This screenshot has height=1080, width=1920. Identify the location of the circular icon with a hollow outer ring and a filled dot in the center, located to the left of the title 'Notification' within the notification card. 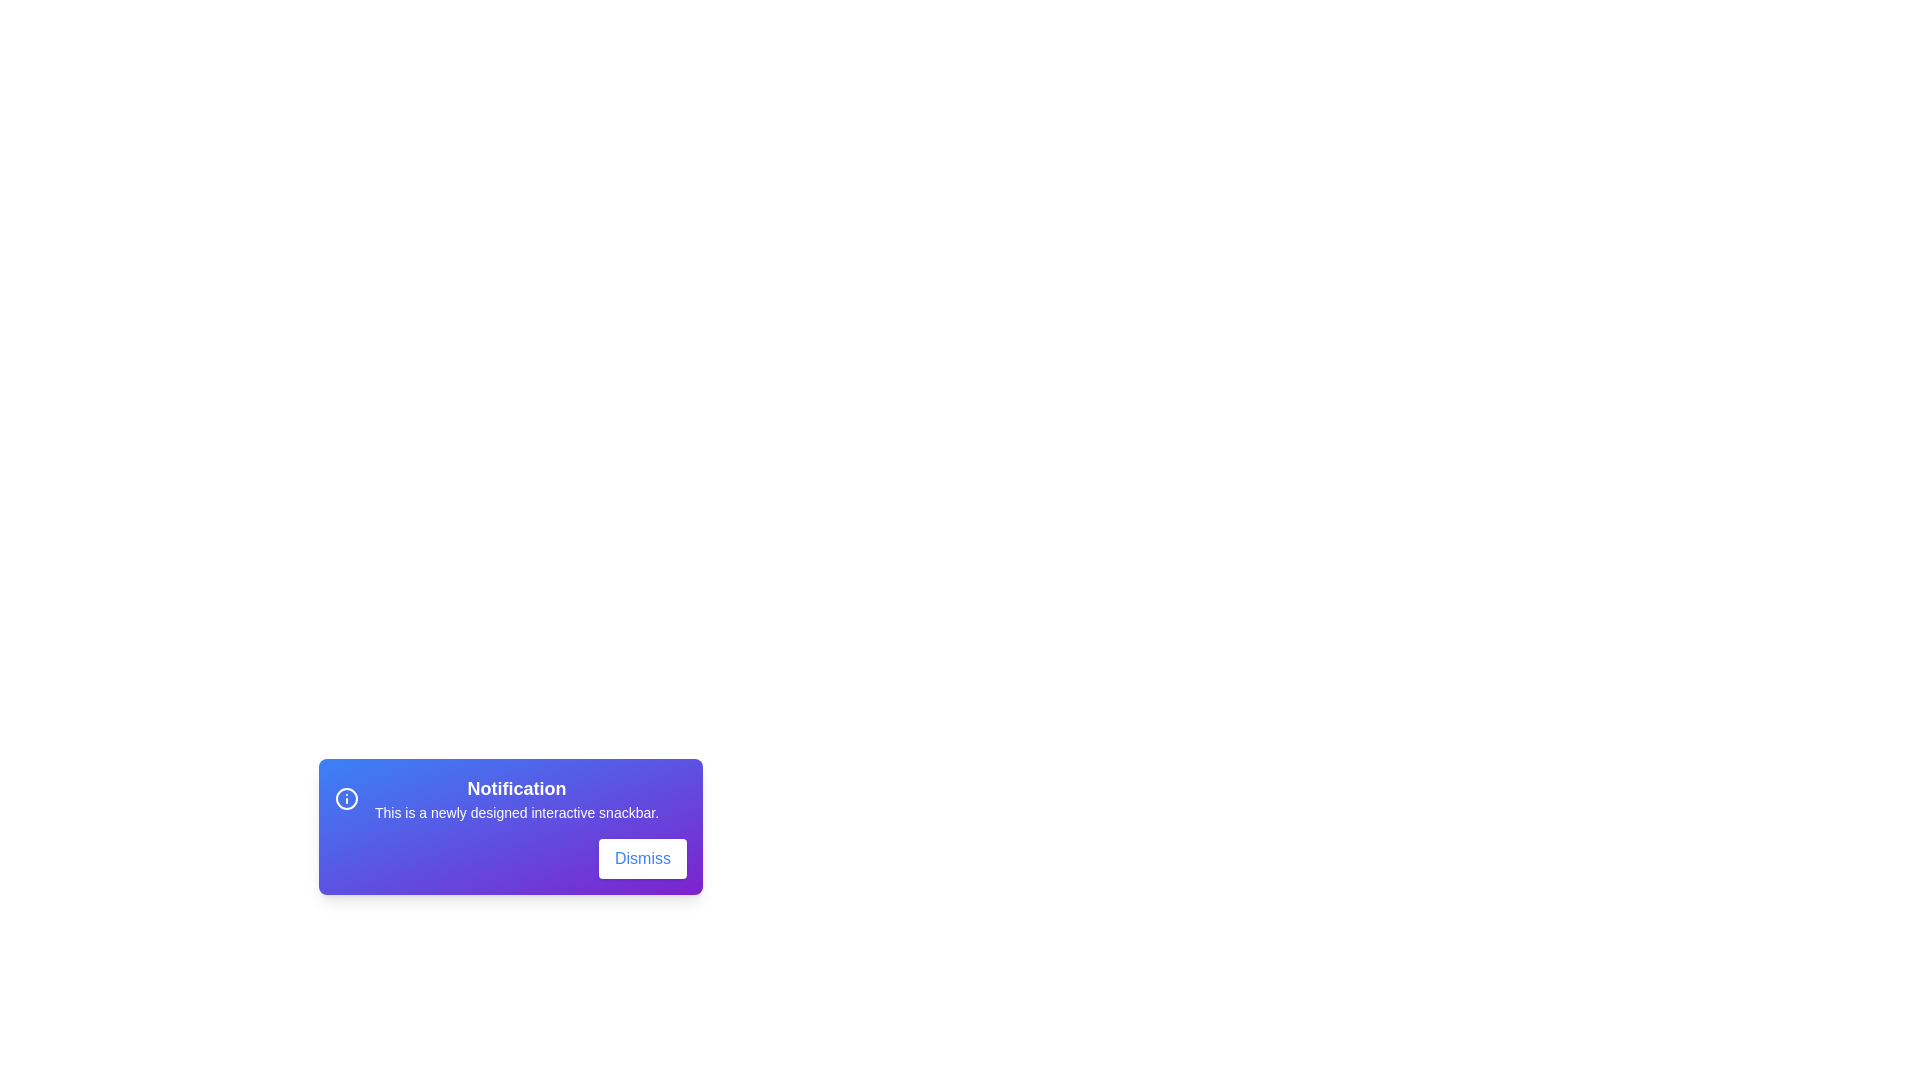
(346, 797).